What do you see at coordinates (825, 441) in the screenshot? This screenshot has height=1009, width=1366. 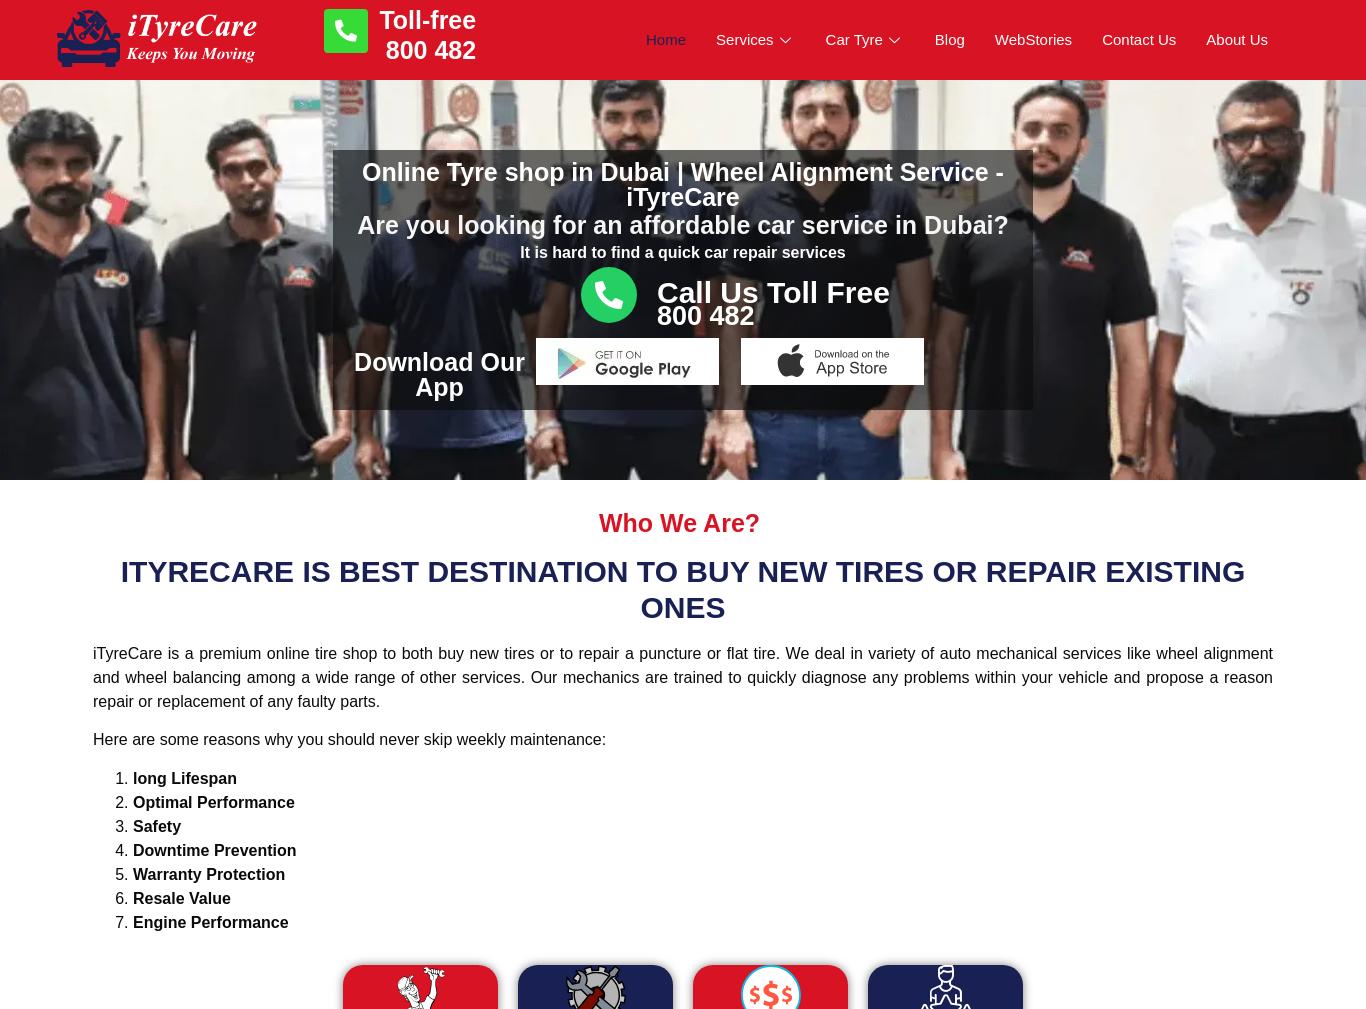 I see `'Michelin Tyres'` at bounding box center [825, 441].